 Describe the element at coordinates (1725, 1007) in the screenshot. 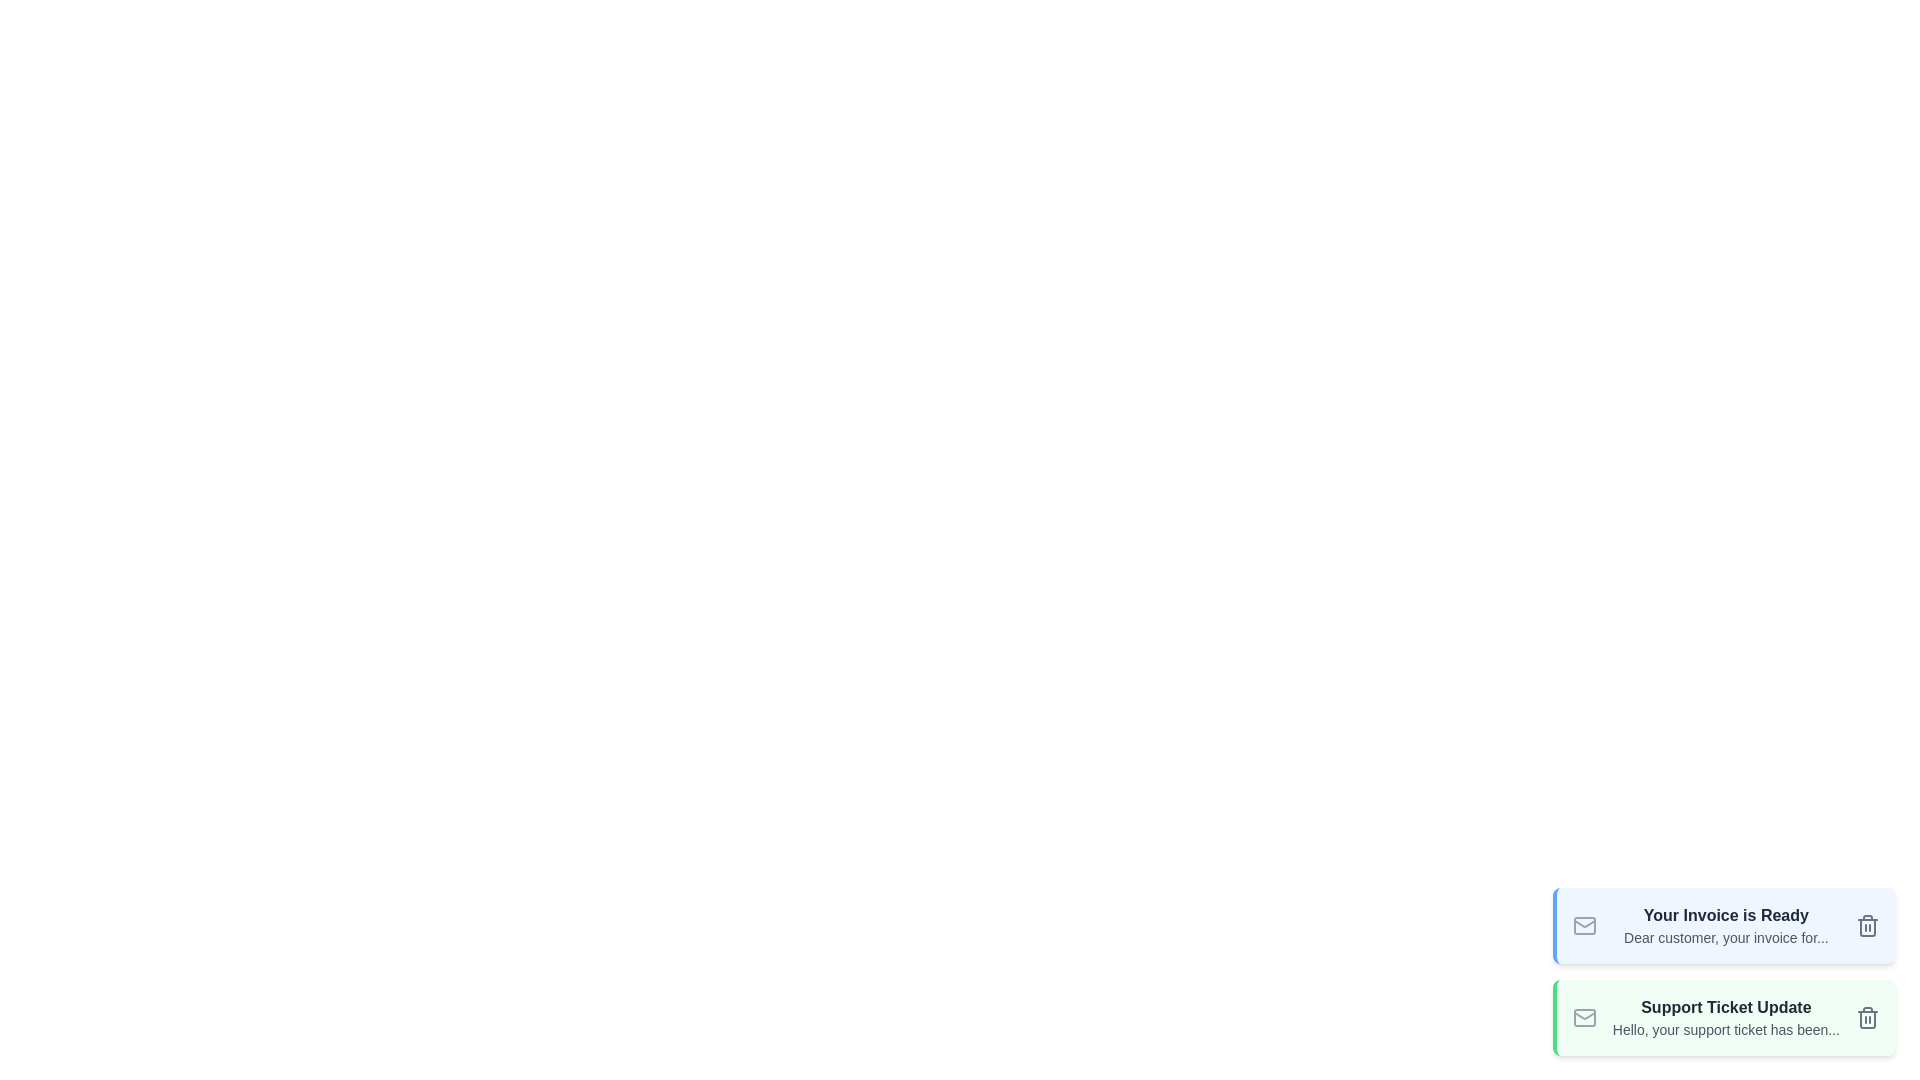

I see `the subject of the email notification with subject 'Support Ticket Update'` at that location.